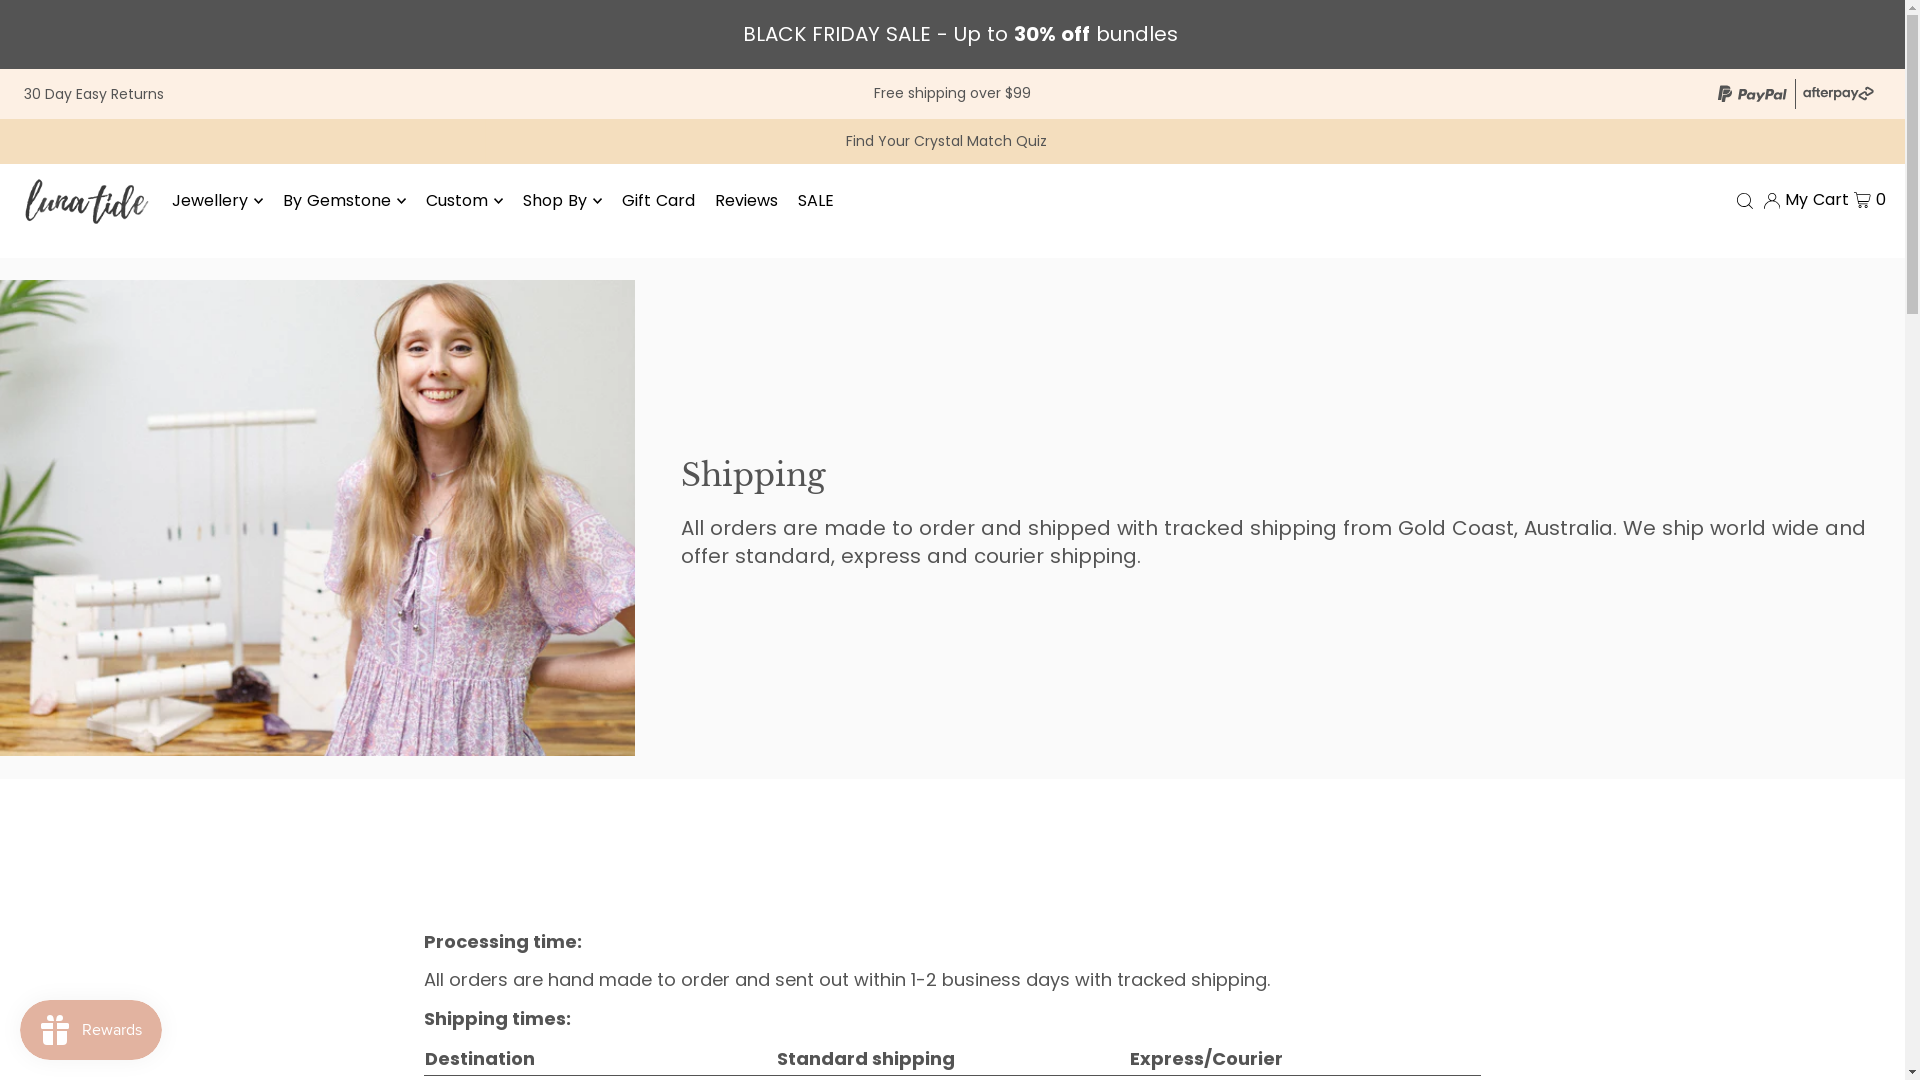  Describe the element at coordinates (621, 200) in the screenshot. I see `'Gift Card'` at that location.